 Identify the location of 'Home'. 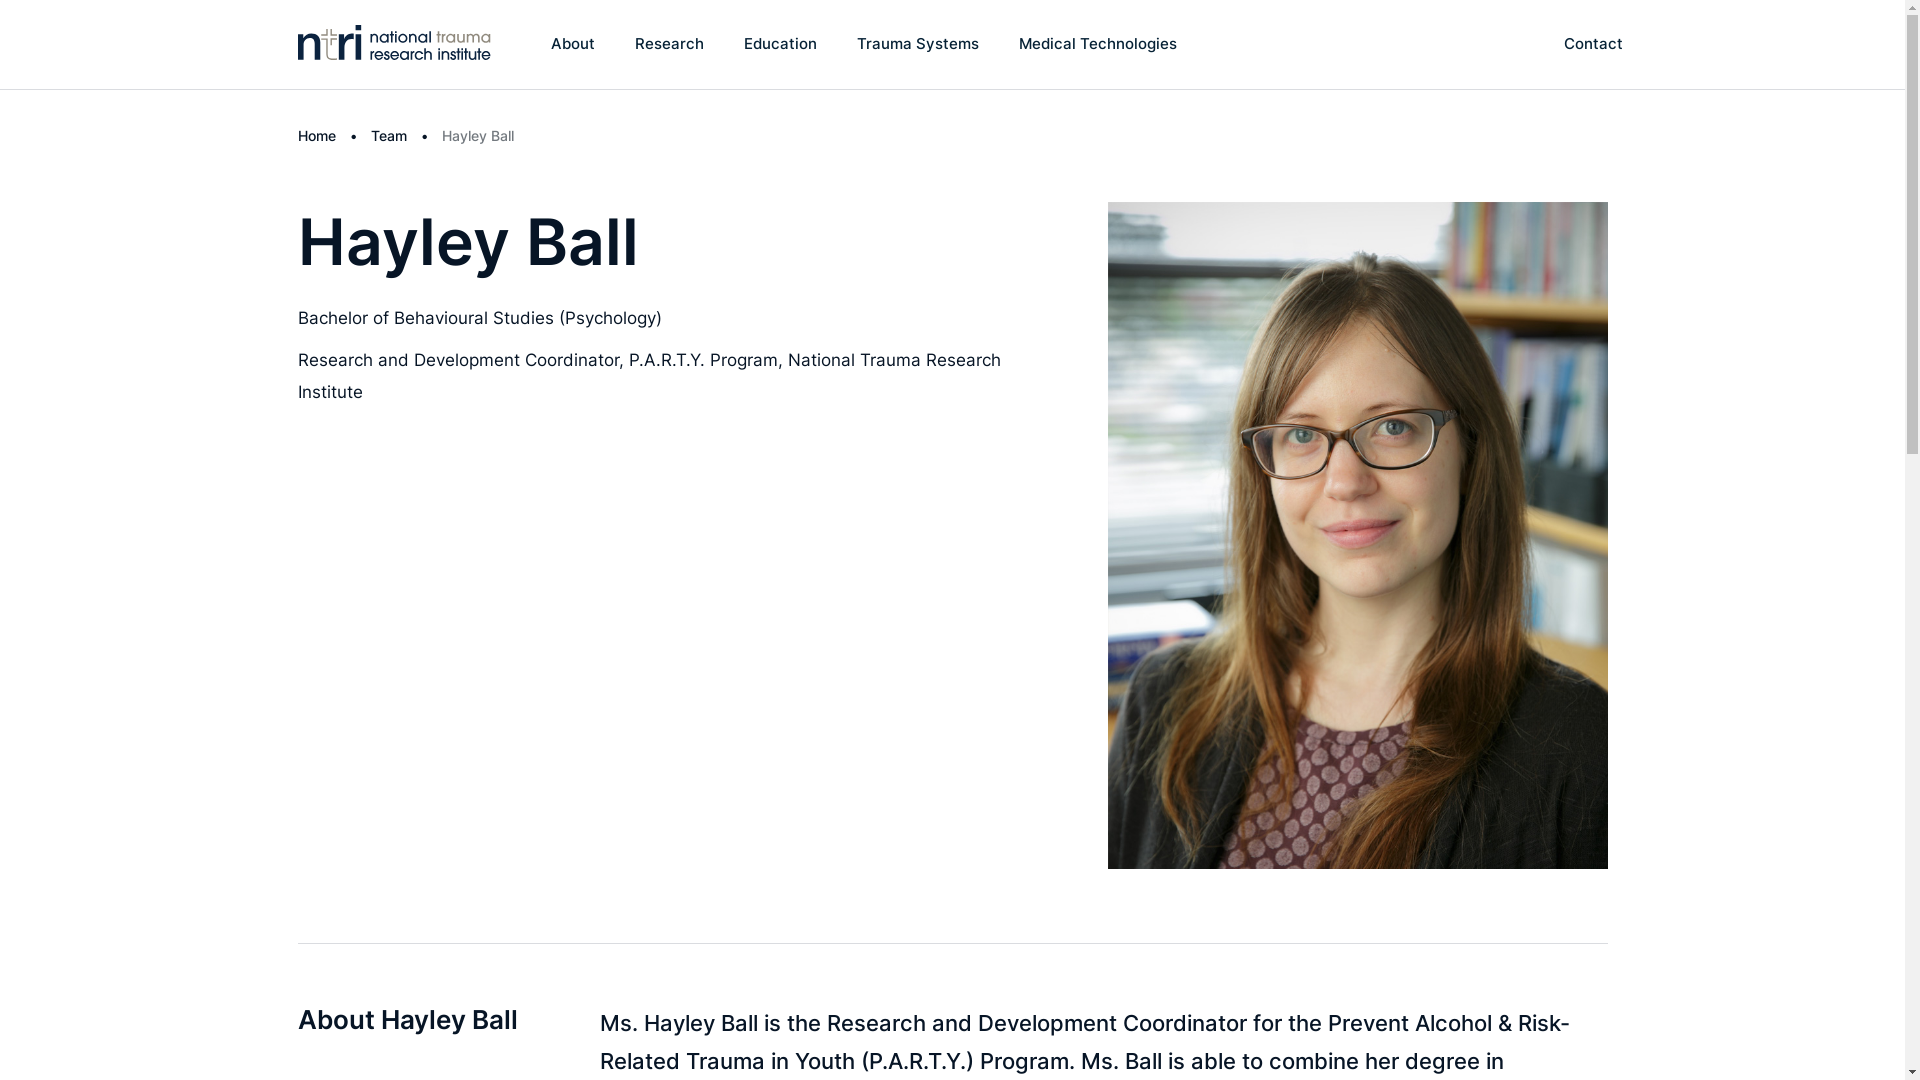
(315, 135).